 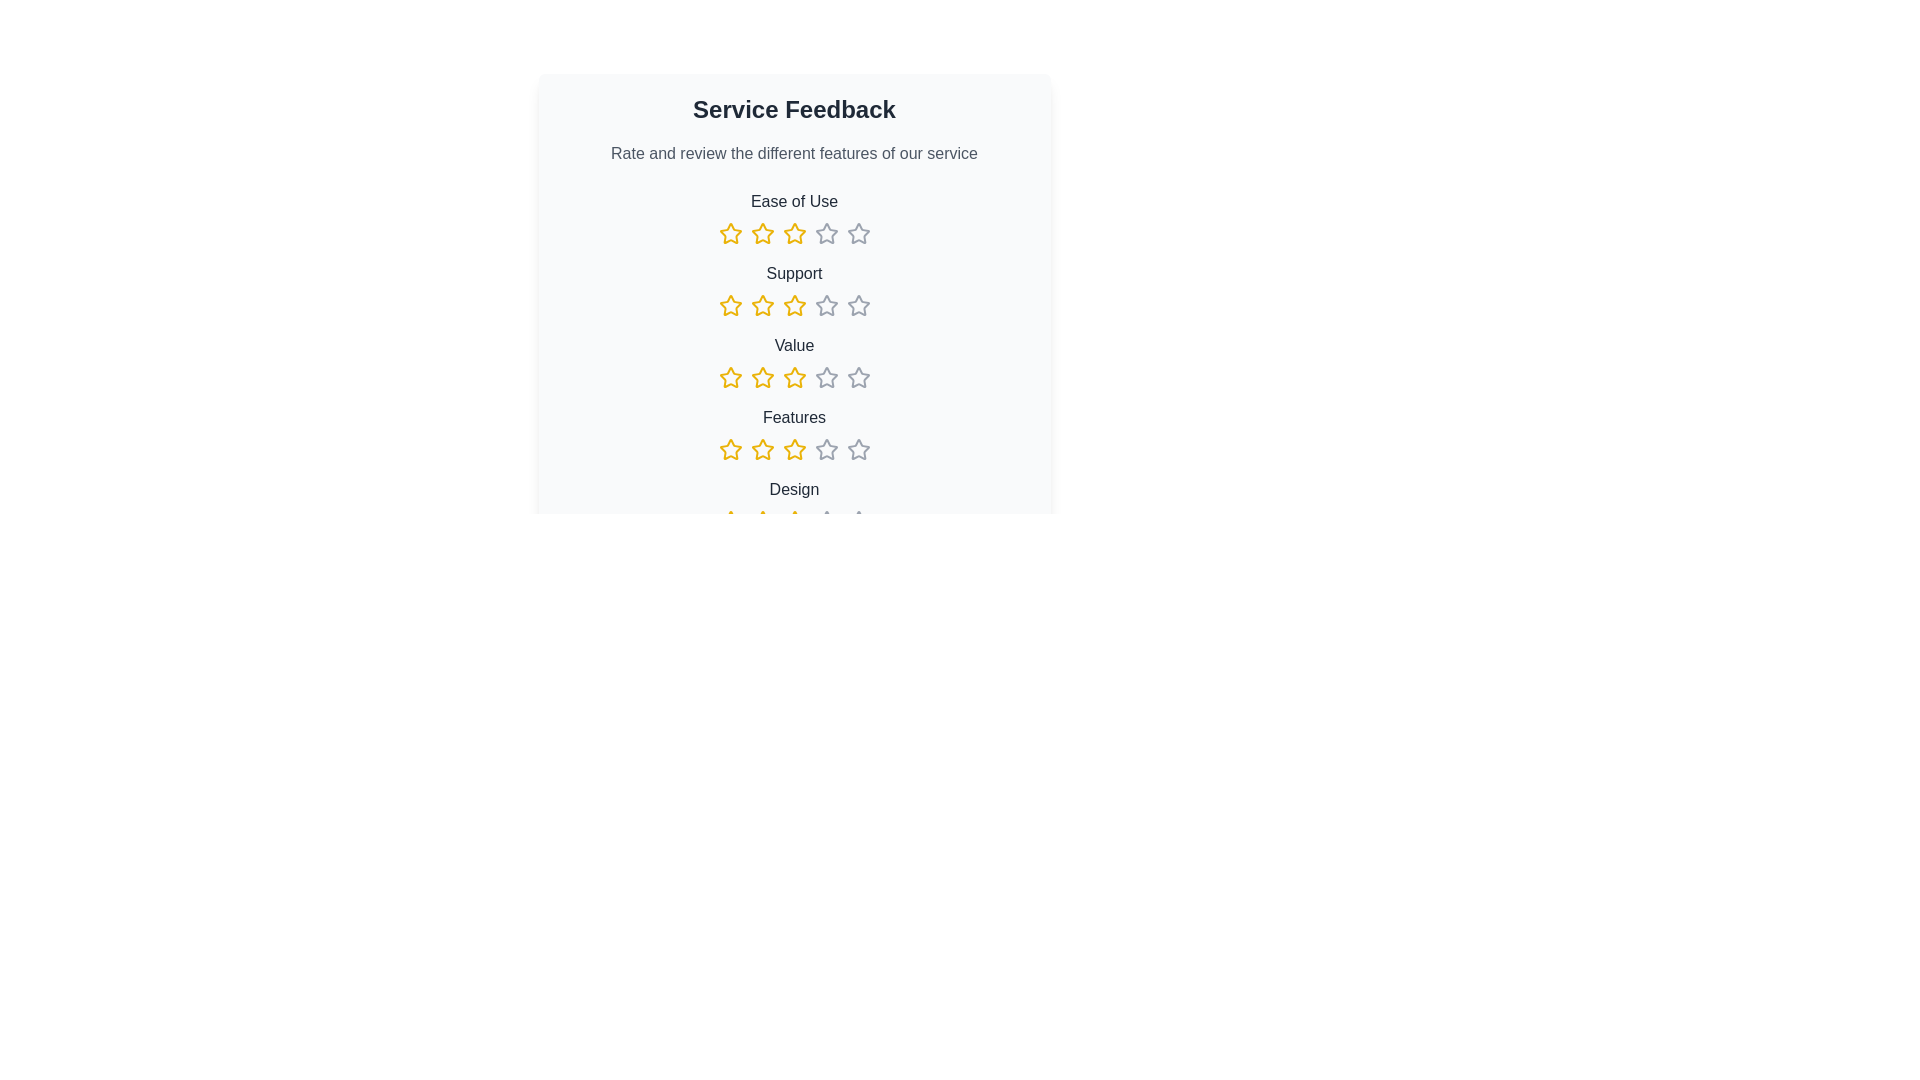 I want to click on the second star-shaped button in the feedback form under the 'Support' category, so click(x=761, y=305).